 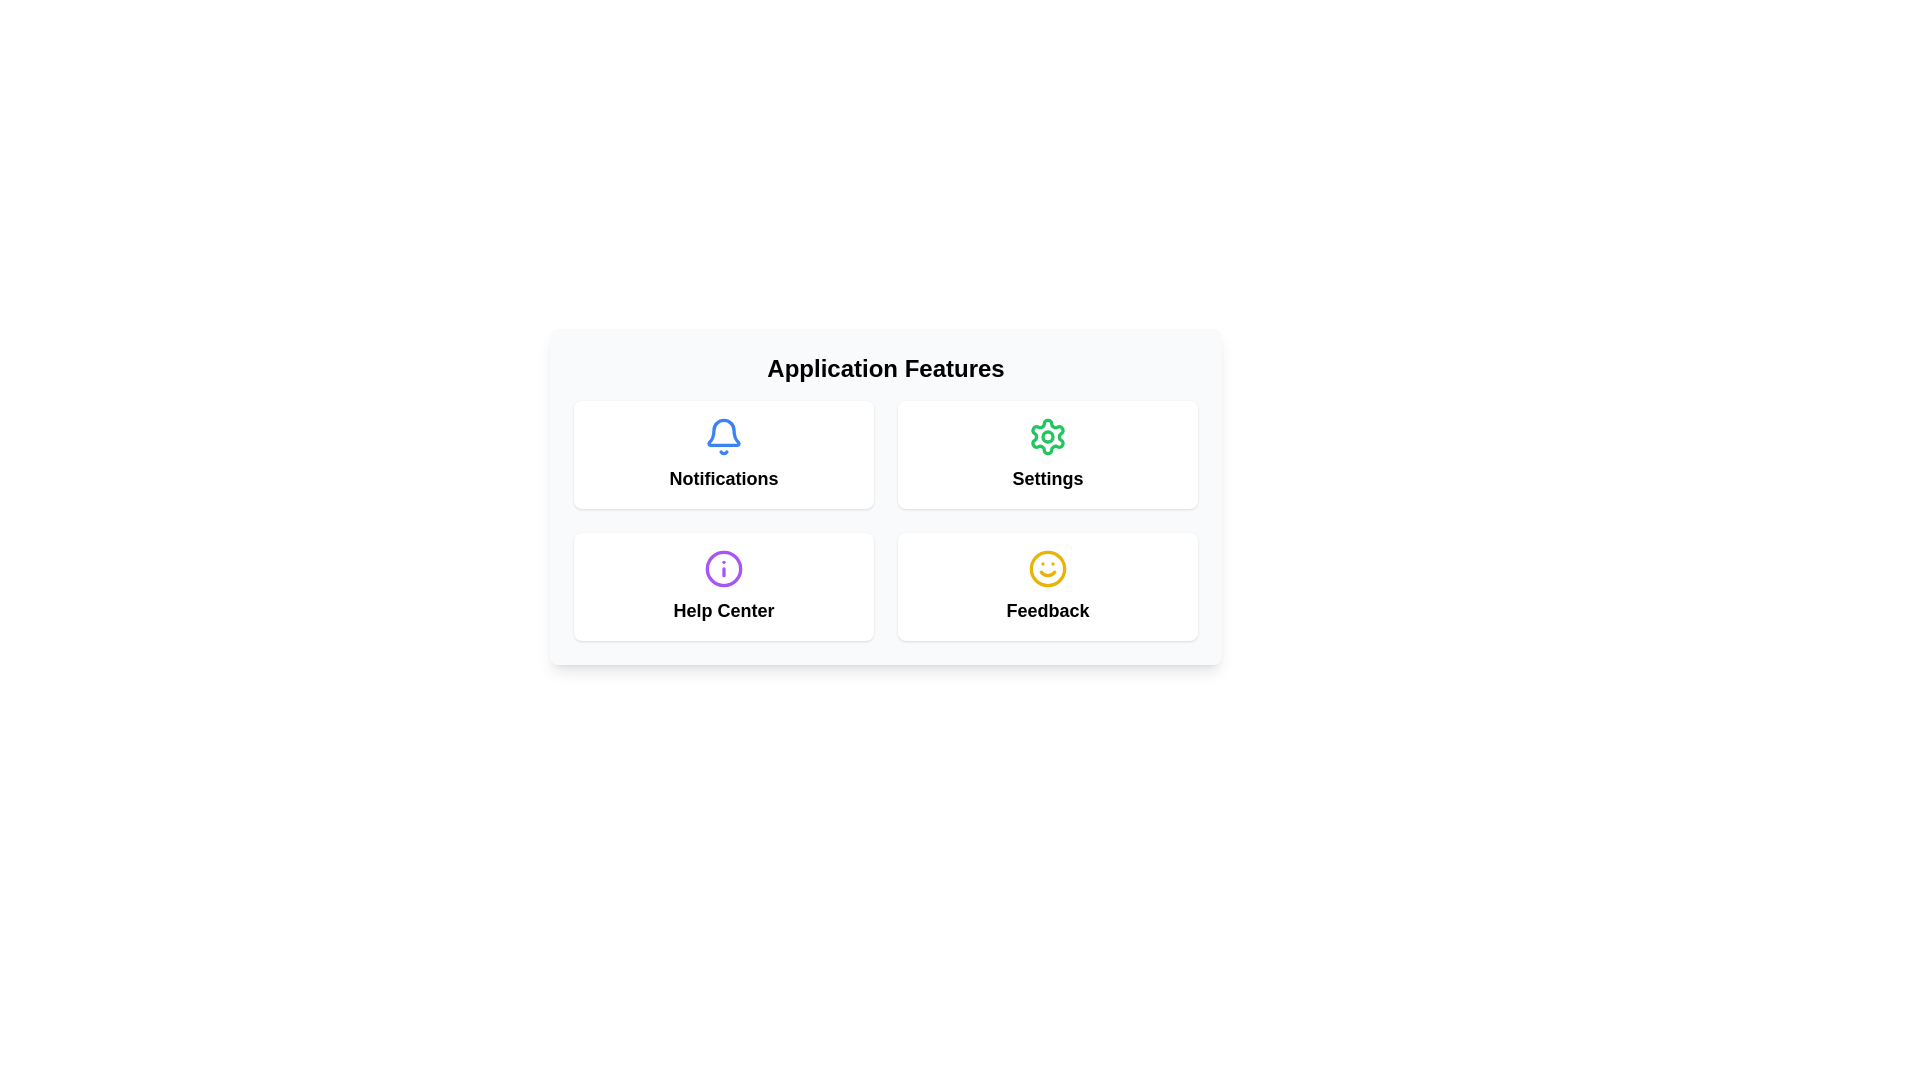 I want to click on the green outlined gear-shaped icon representing the settings symbol located within the 'Application Features' section, so click(x=1046, y=435).